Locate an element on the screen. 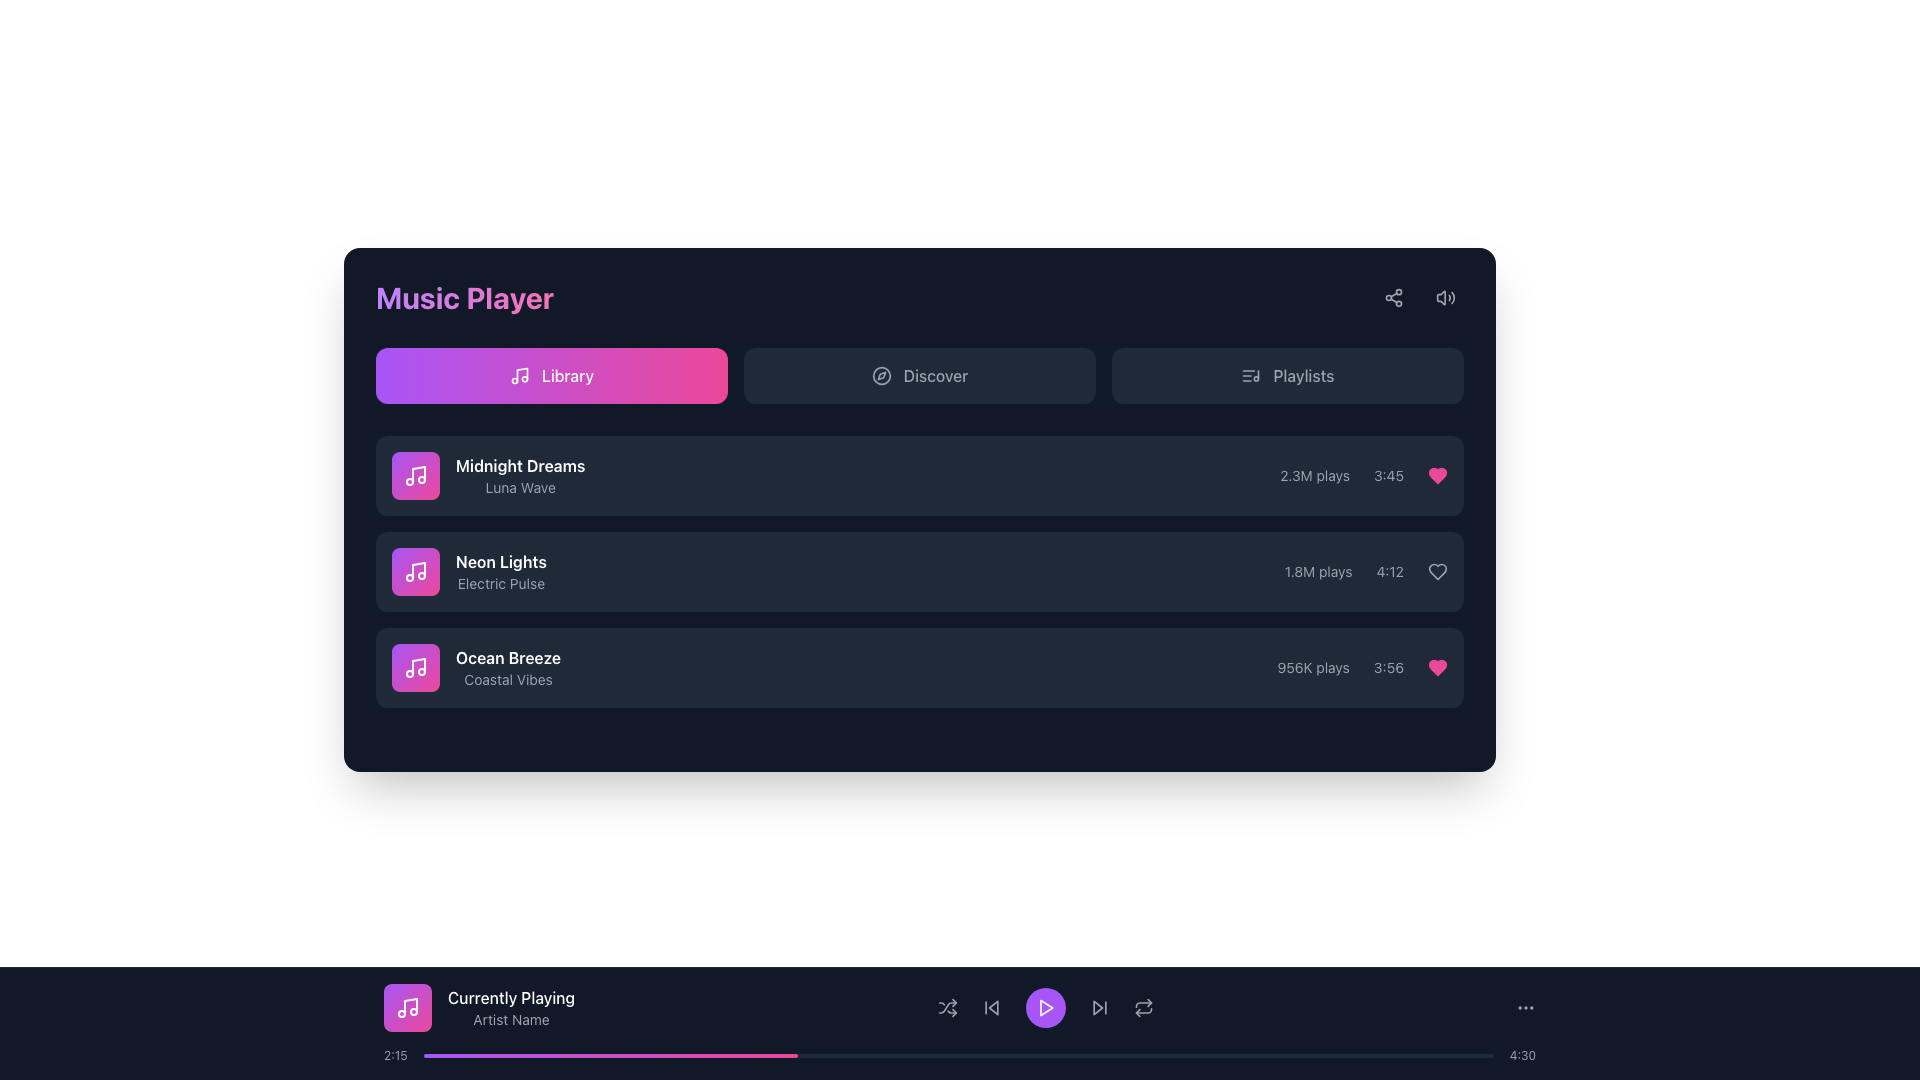 The height and width of the screenshot is (1080, 1920). the square-shaped icon with a gradient background transitioning from purple to pink, containing a white music note icon, located to the left of the text 'Ocean Breeze' in the music list is located at coordinates (415, 667).